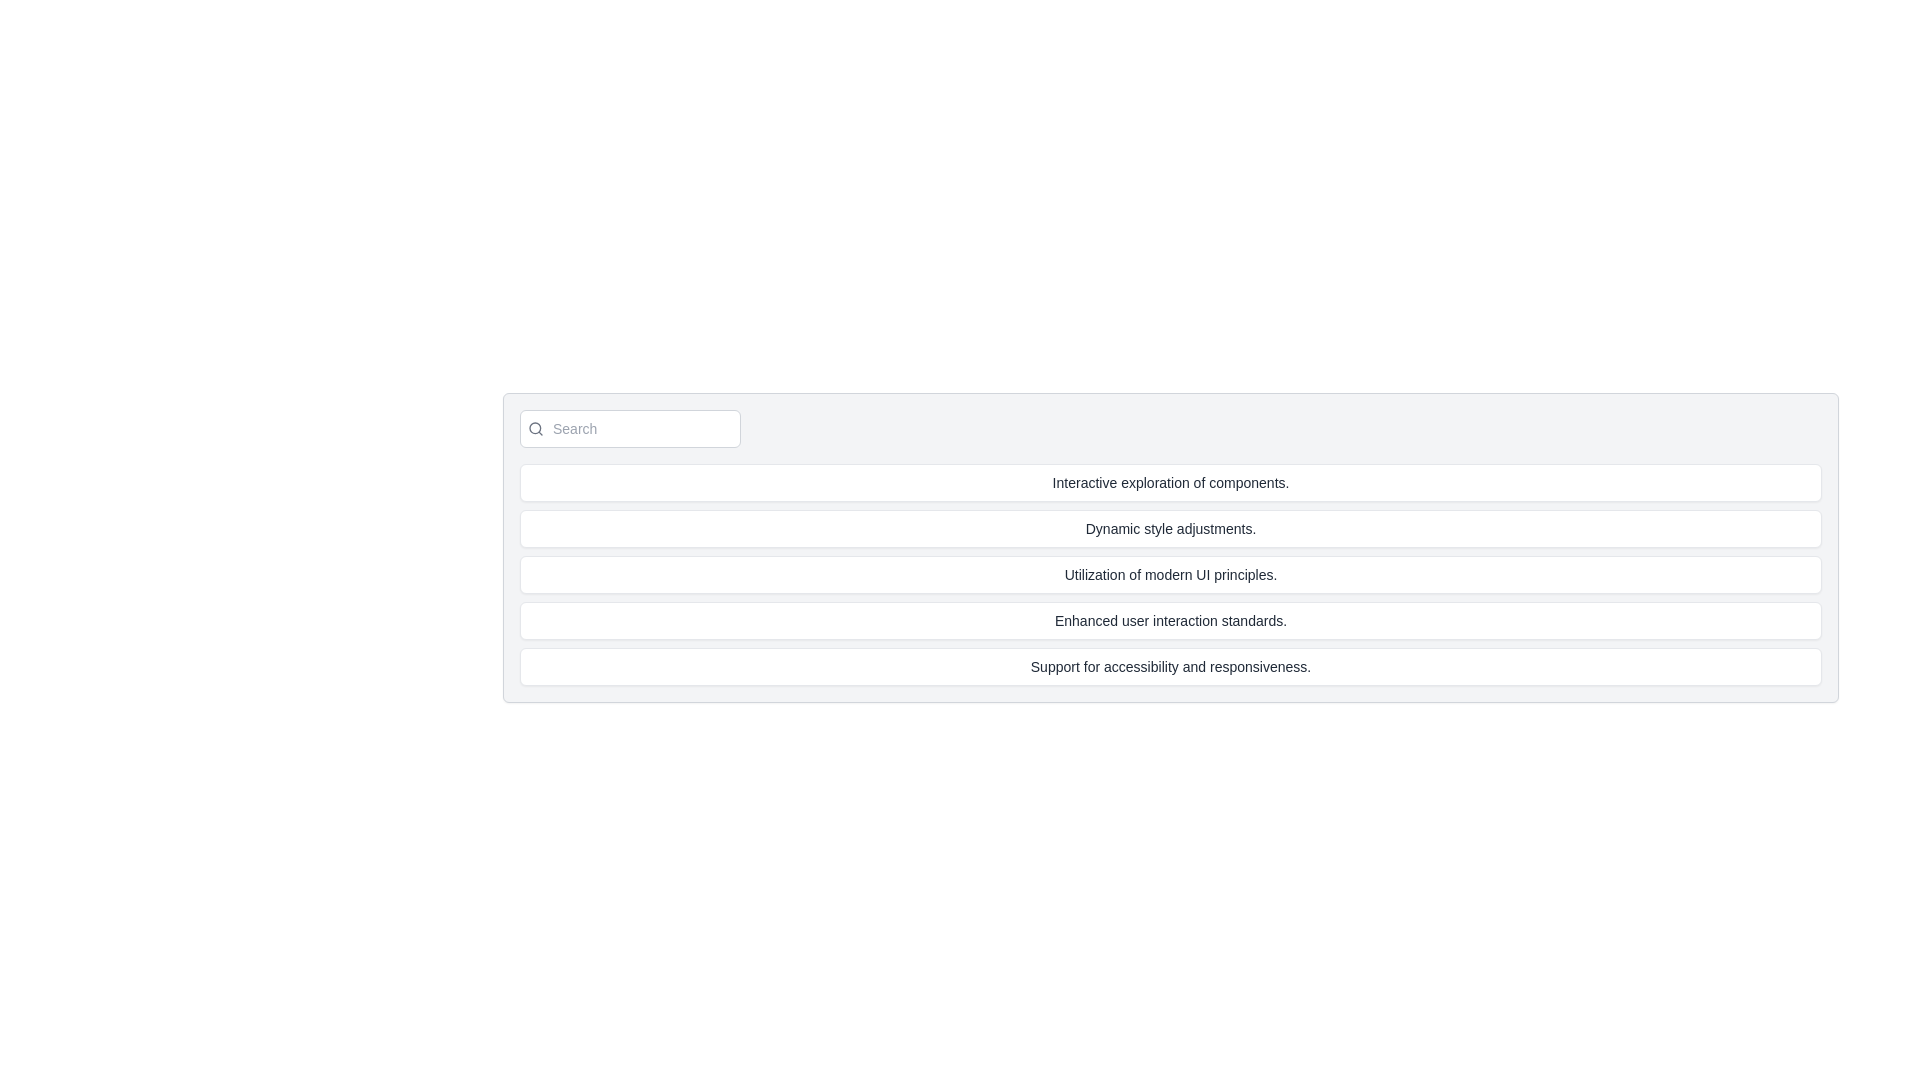 This screenshot has height=1080, width=1920. Describe the element at coordinates (1229, 620) in the screenshot. I see `the lowercase letter 't' which is the last character in the word 'standards' of the fourth bullet point labeled 'Enhanced user interaction standards.'` at that location.